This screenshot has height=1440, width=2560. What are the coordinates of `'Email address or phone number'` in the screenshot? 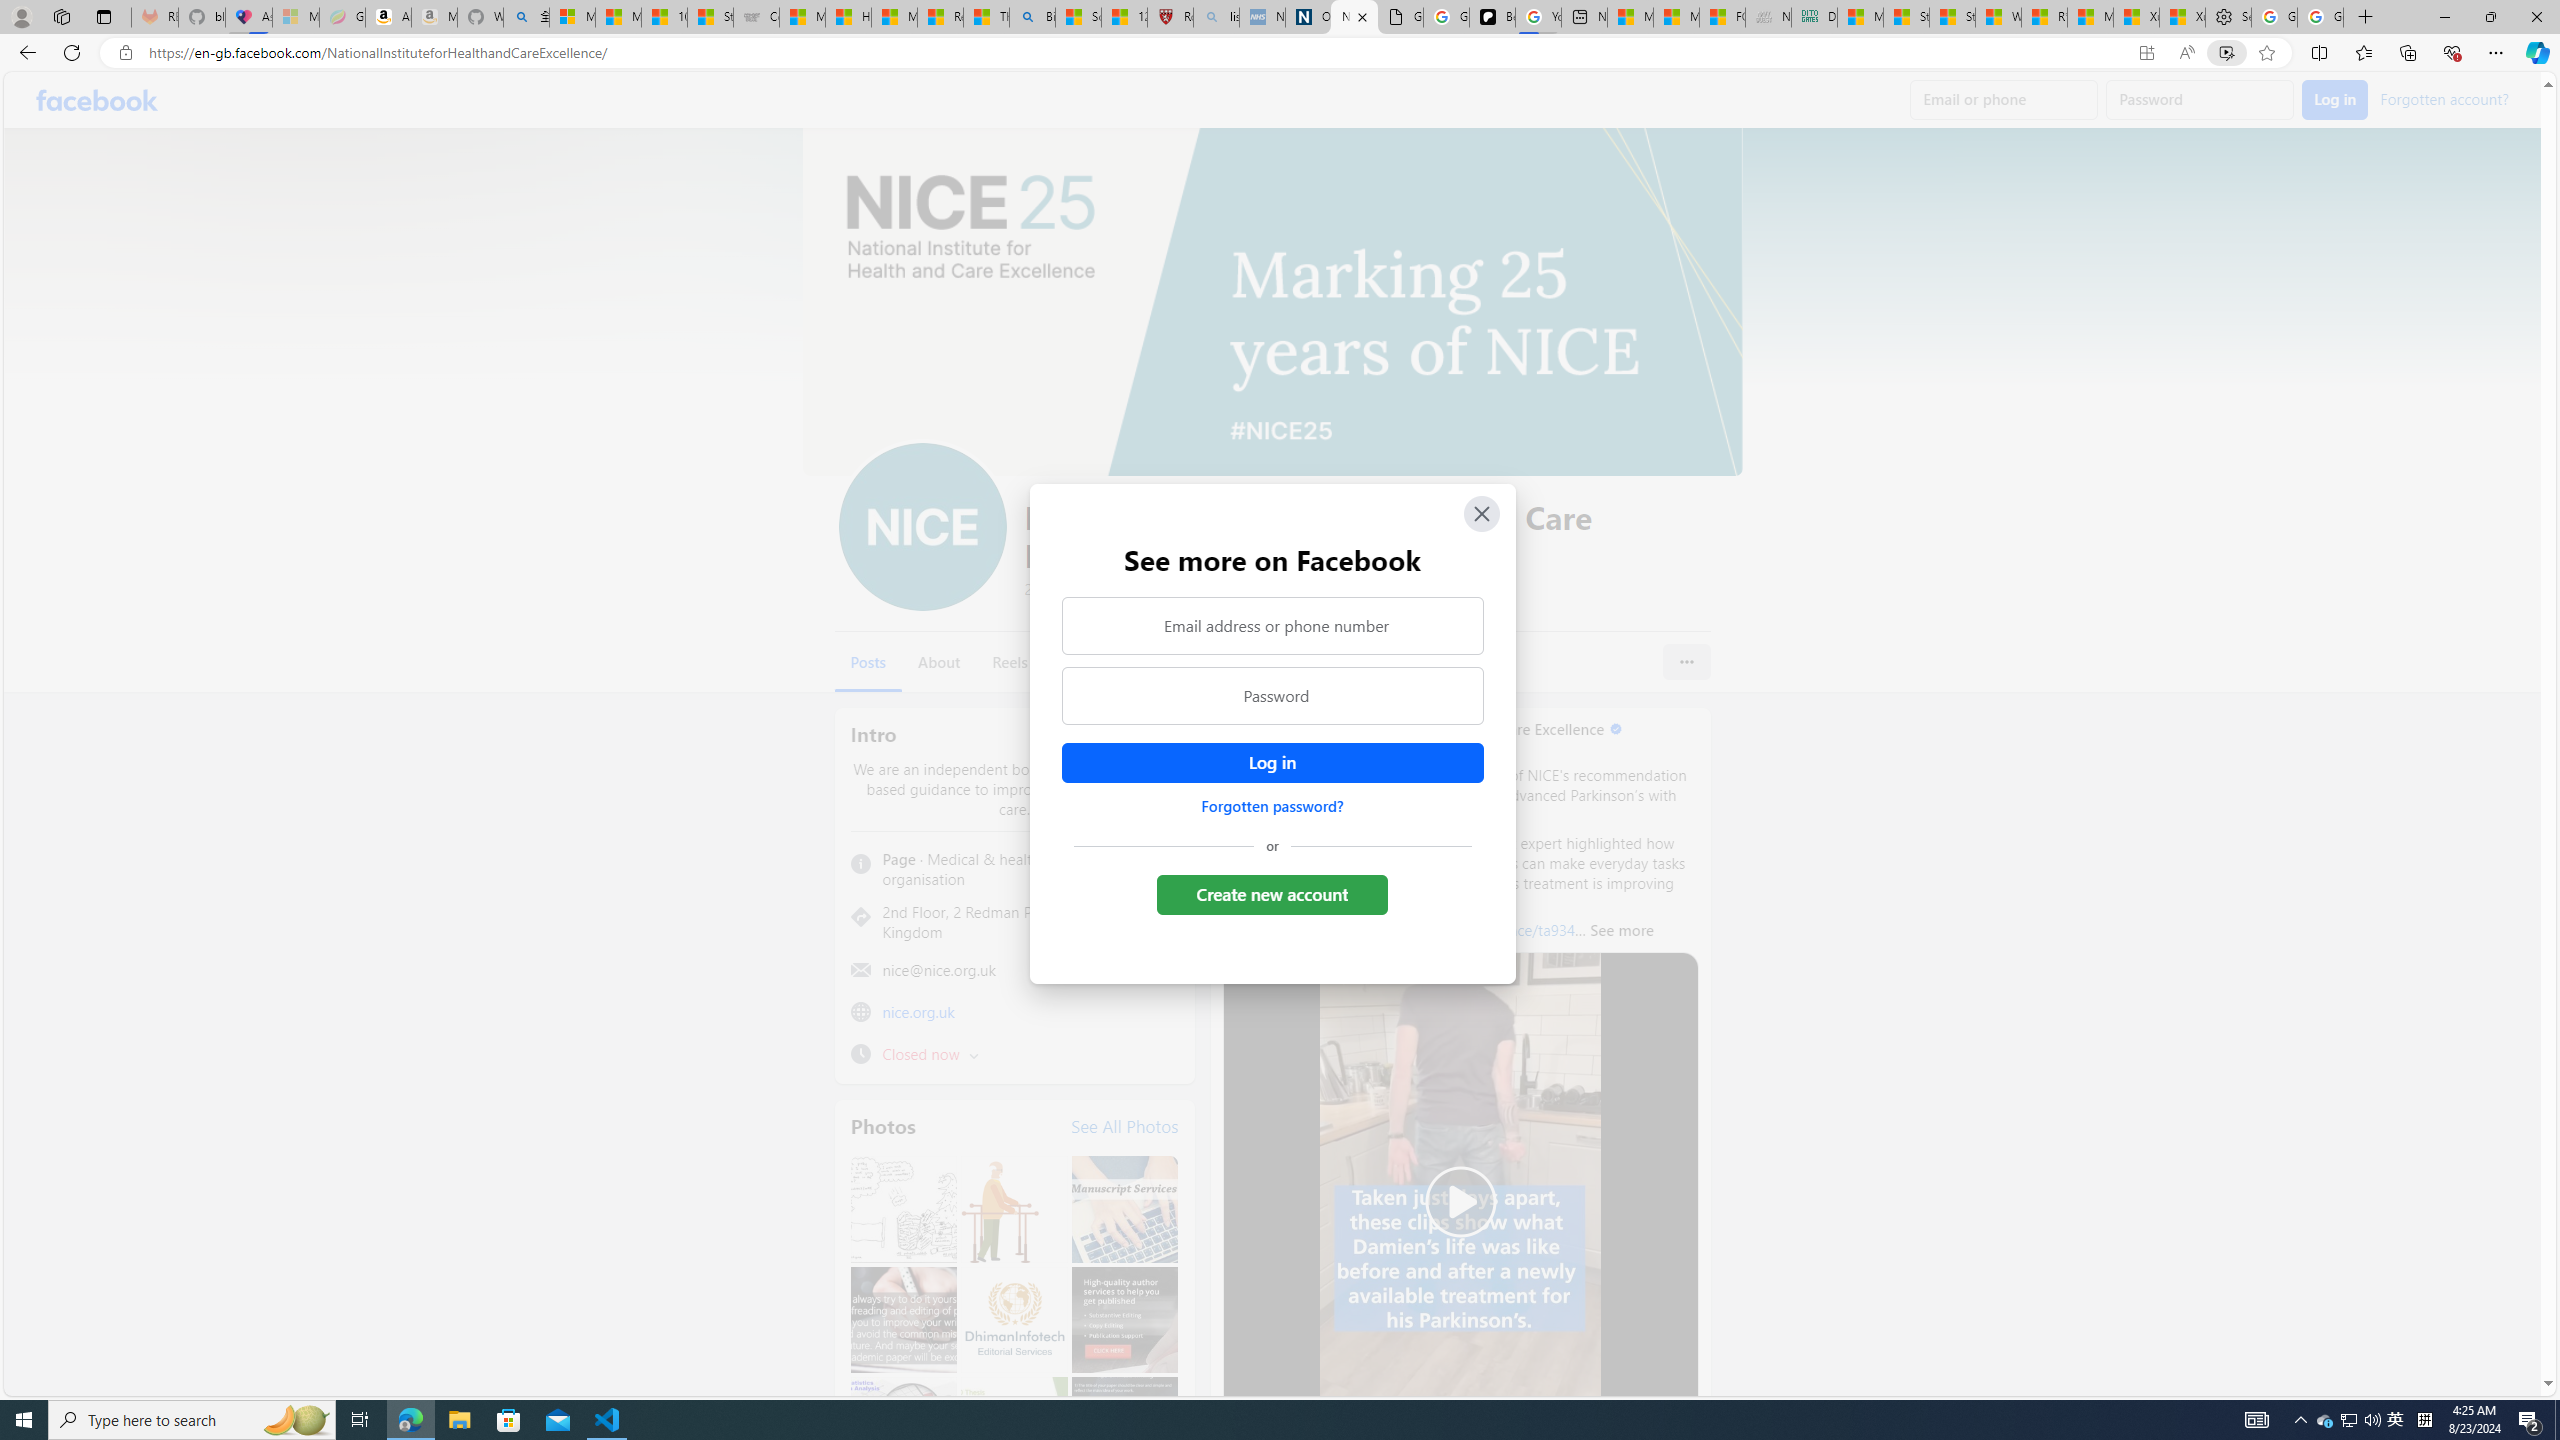 It's located at (1271, 624).